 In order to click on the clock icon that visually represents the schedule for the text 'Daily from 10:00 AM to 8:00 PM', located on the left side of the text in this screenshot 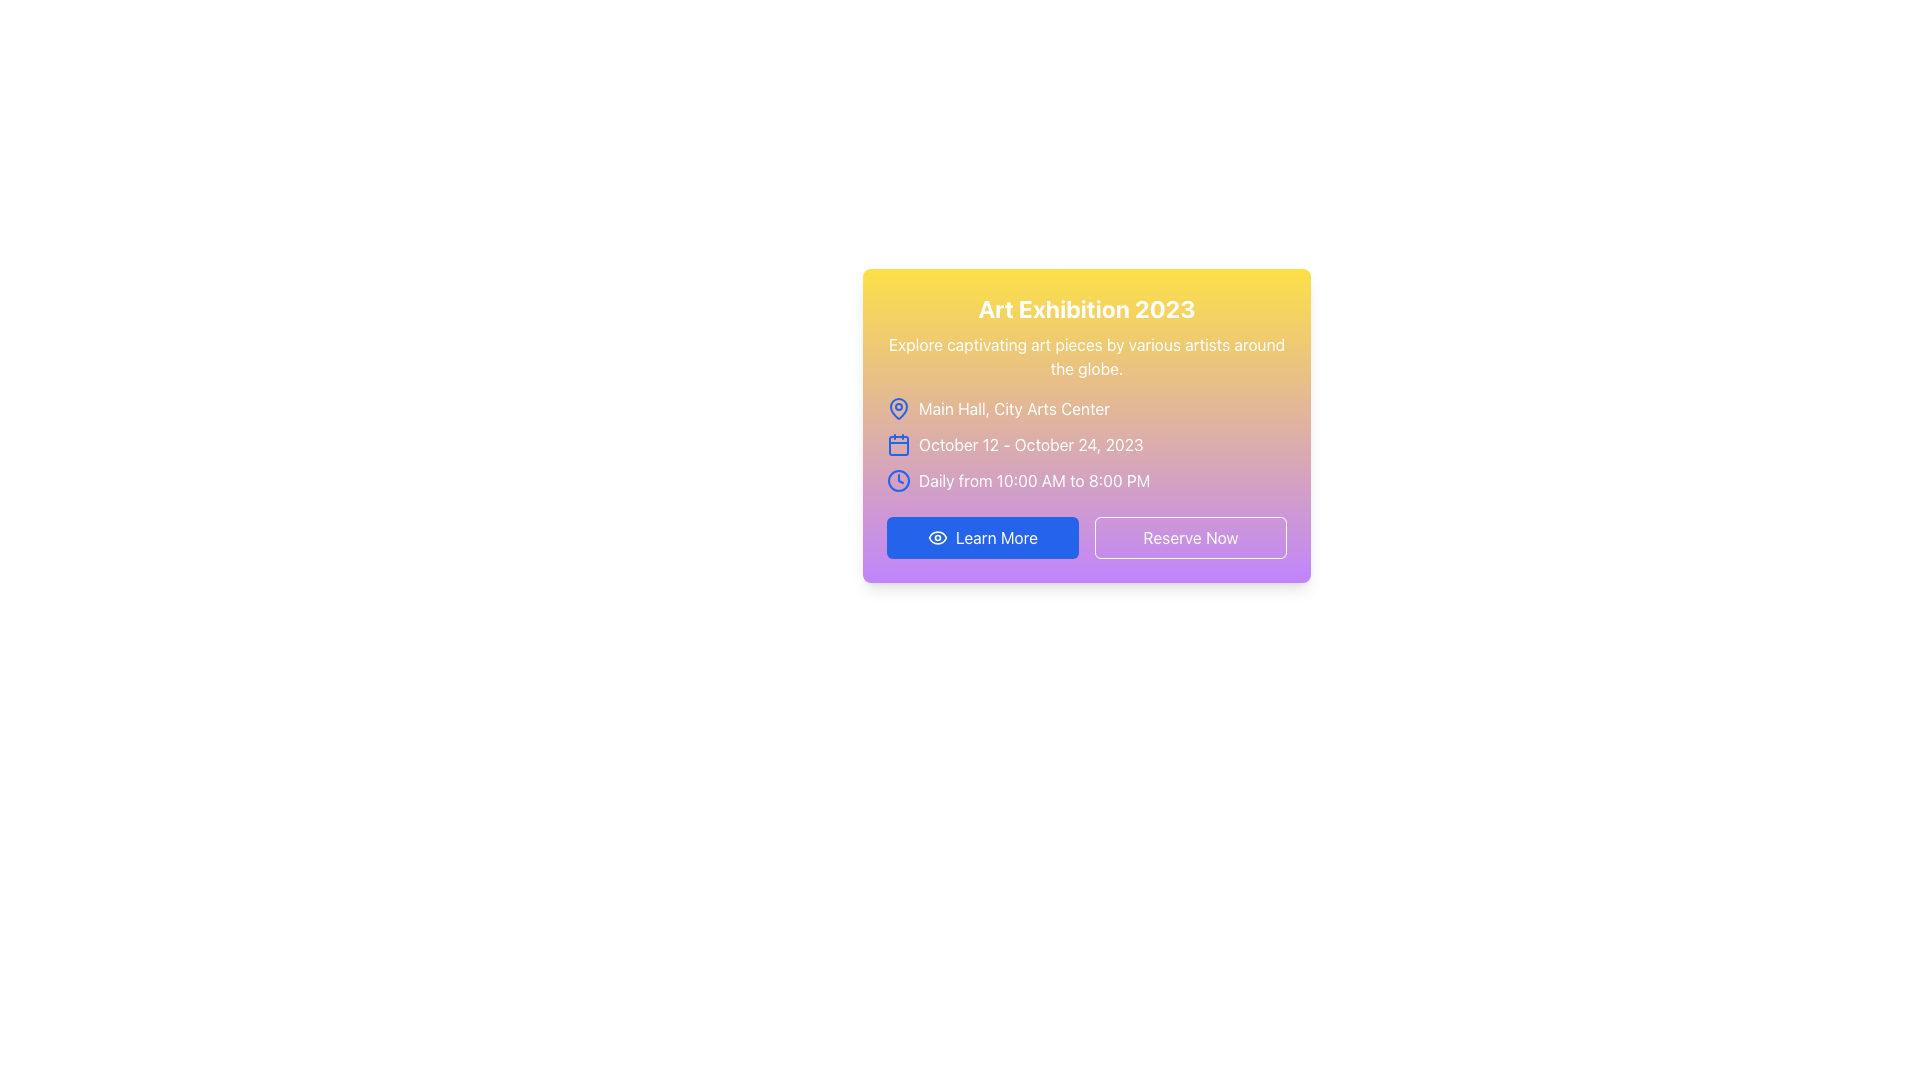, I will do `click(897, 481)`.